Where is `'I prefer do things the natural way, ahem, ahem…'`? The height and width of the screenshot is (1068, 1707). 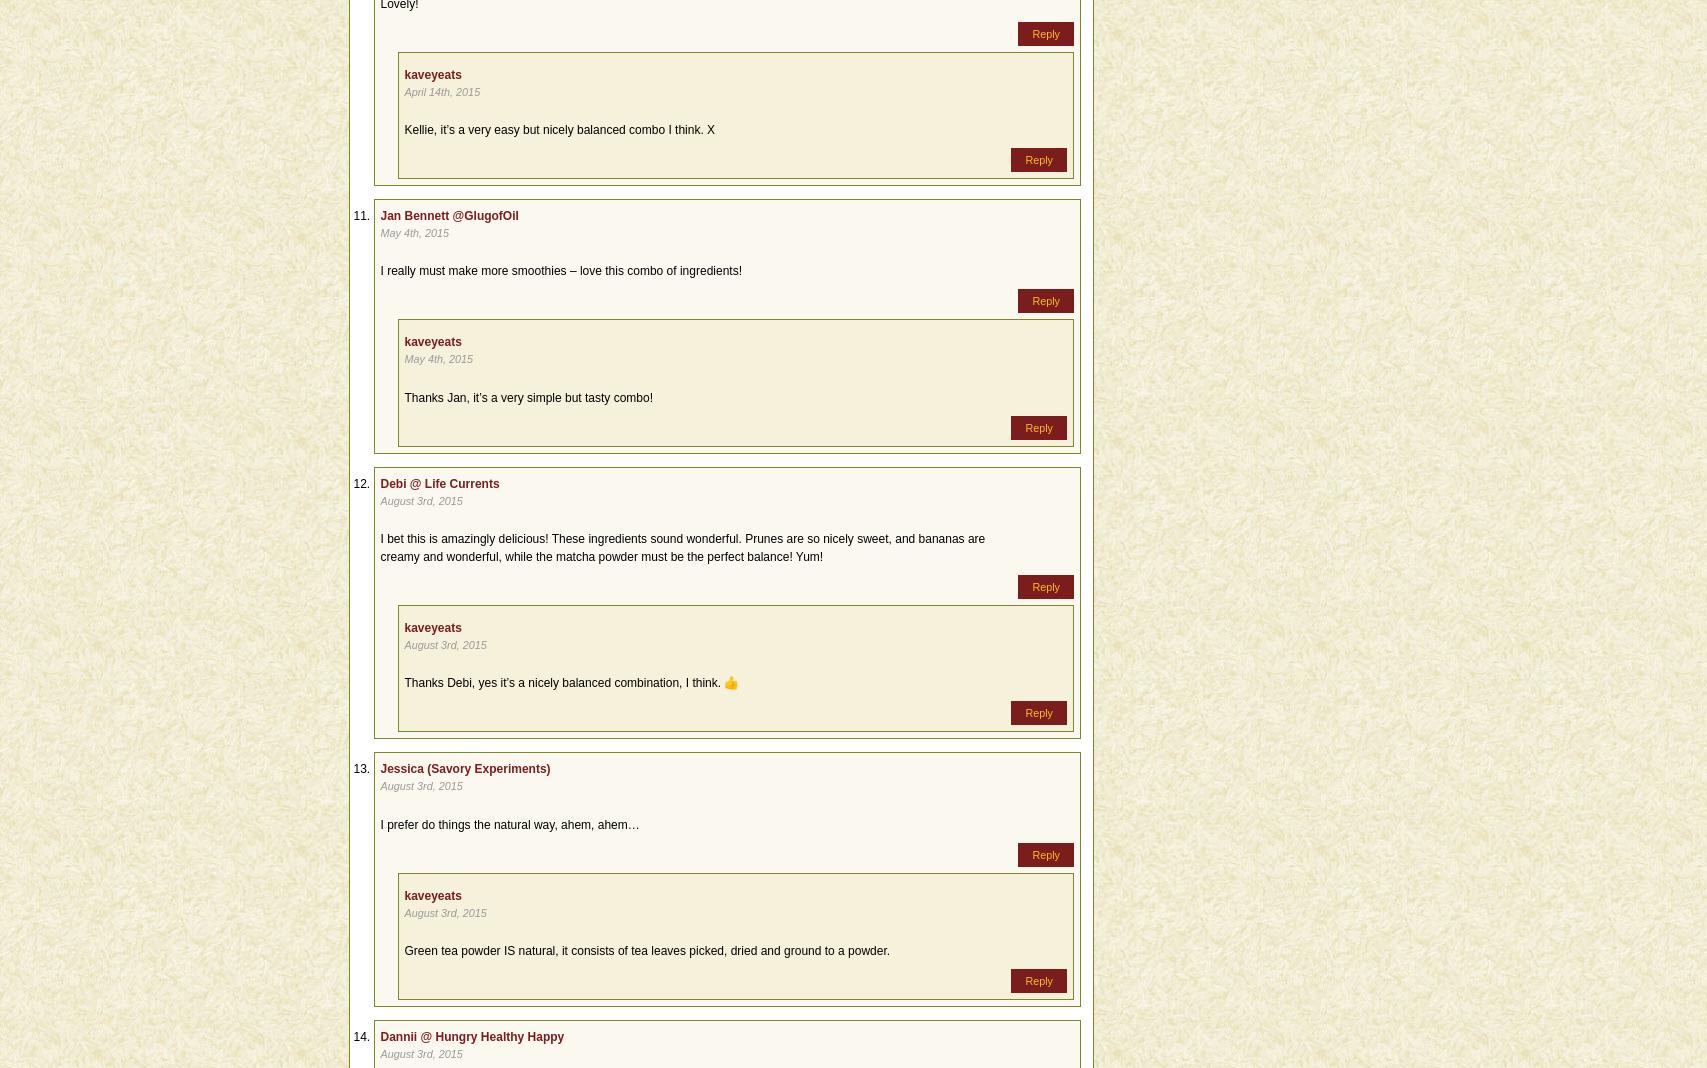 'I prefer do things the natural way, ahem, ahem…' is located at coordinates (379, 822).